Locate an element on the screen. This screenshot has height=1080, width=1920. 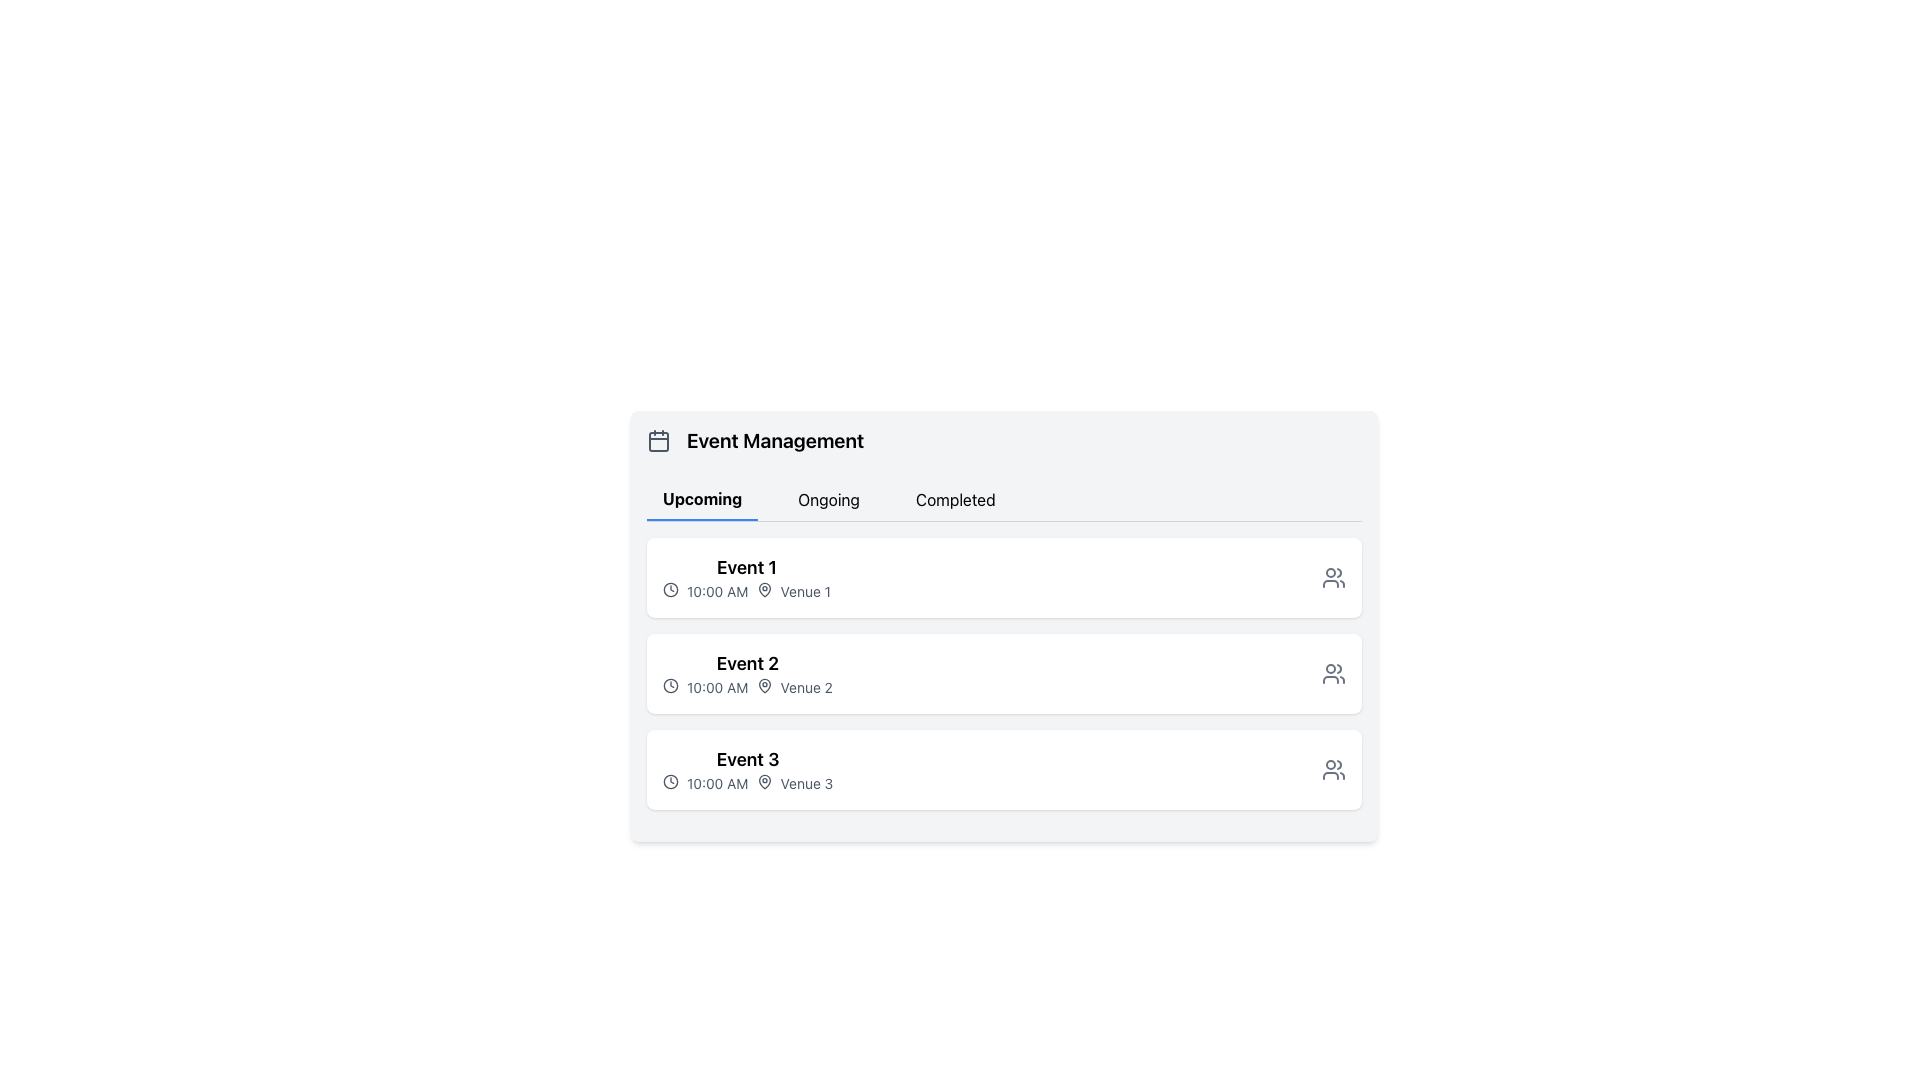
scheduled start time of 'Event 2' in the 'Upcoming' events section, located in the second card under 'Event Management', positioned between a clock icon and 'Venue 2' is located at coordinates (717, 686).